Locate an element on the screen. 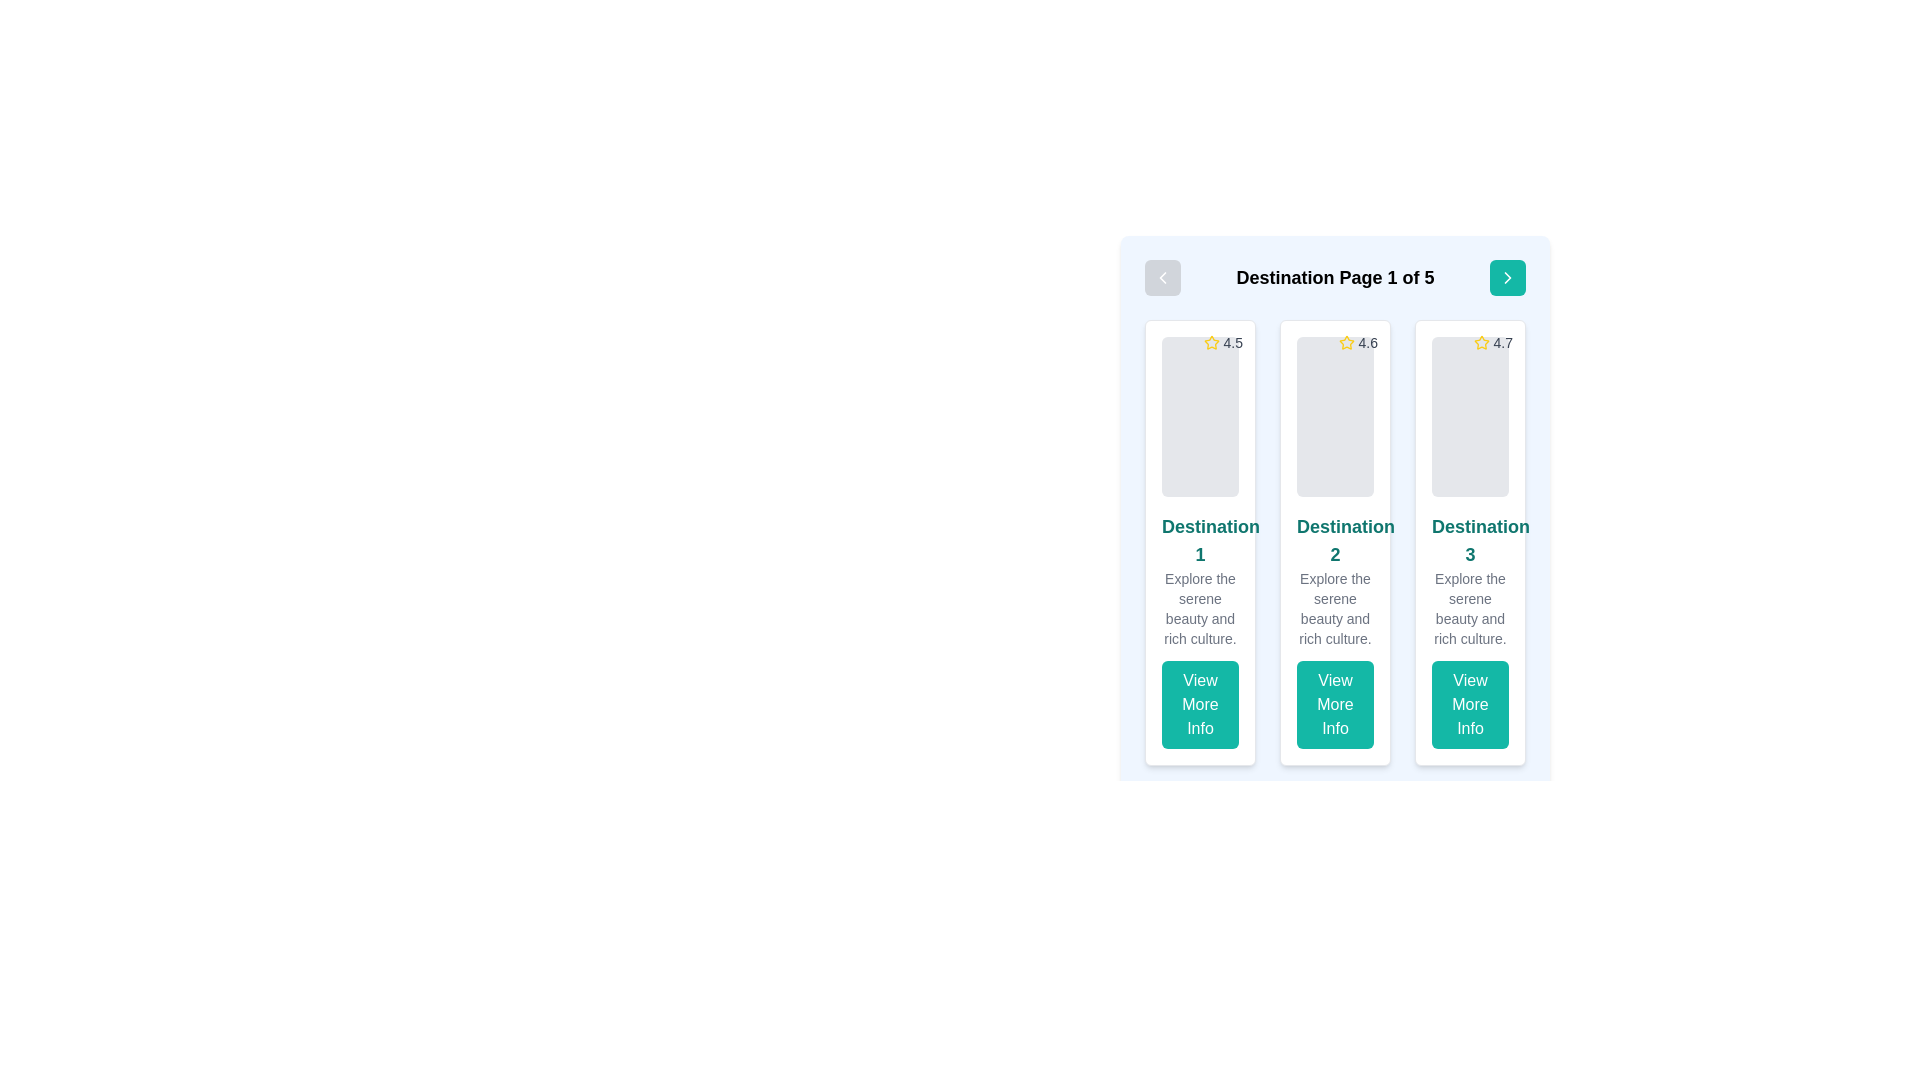 The image size is (1920, 1080). the rightward-facing chevron icon located in the top-right corner of the navigation interface is located at coordinates (1507, 277).